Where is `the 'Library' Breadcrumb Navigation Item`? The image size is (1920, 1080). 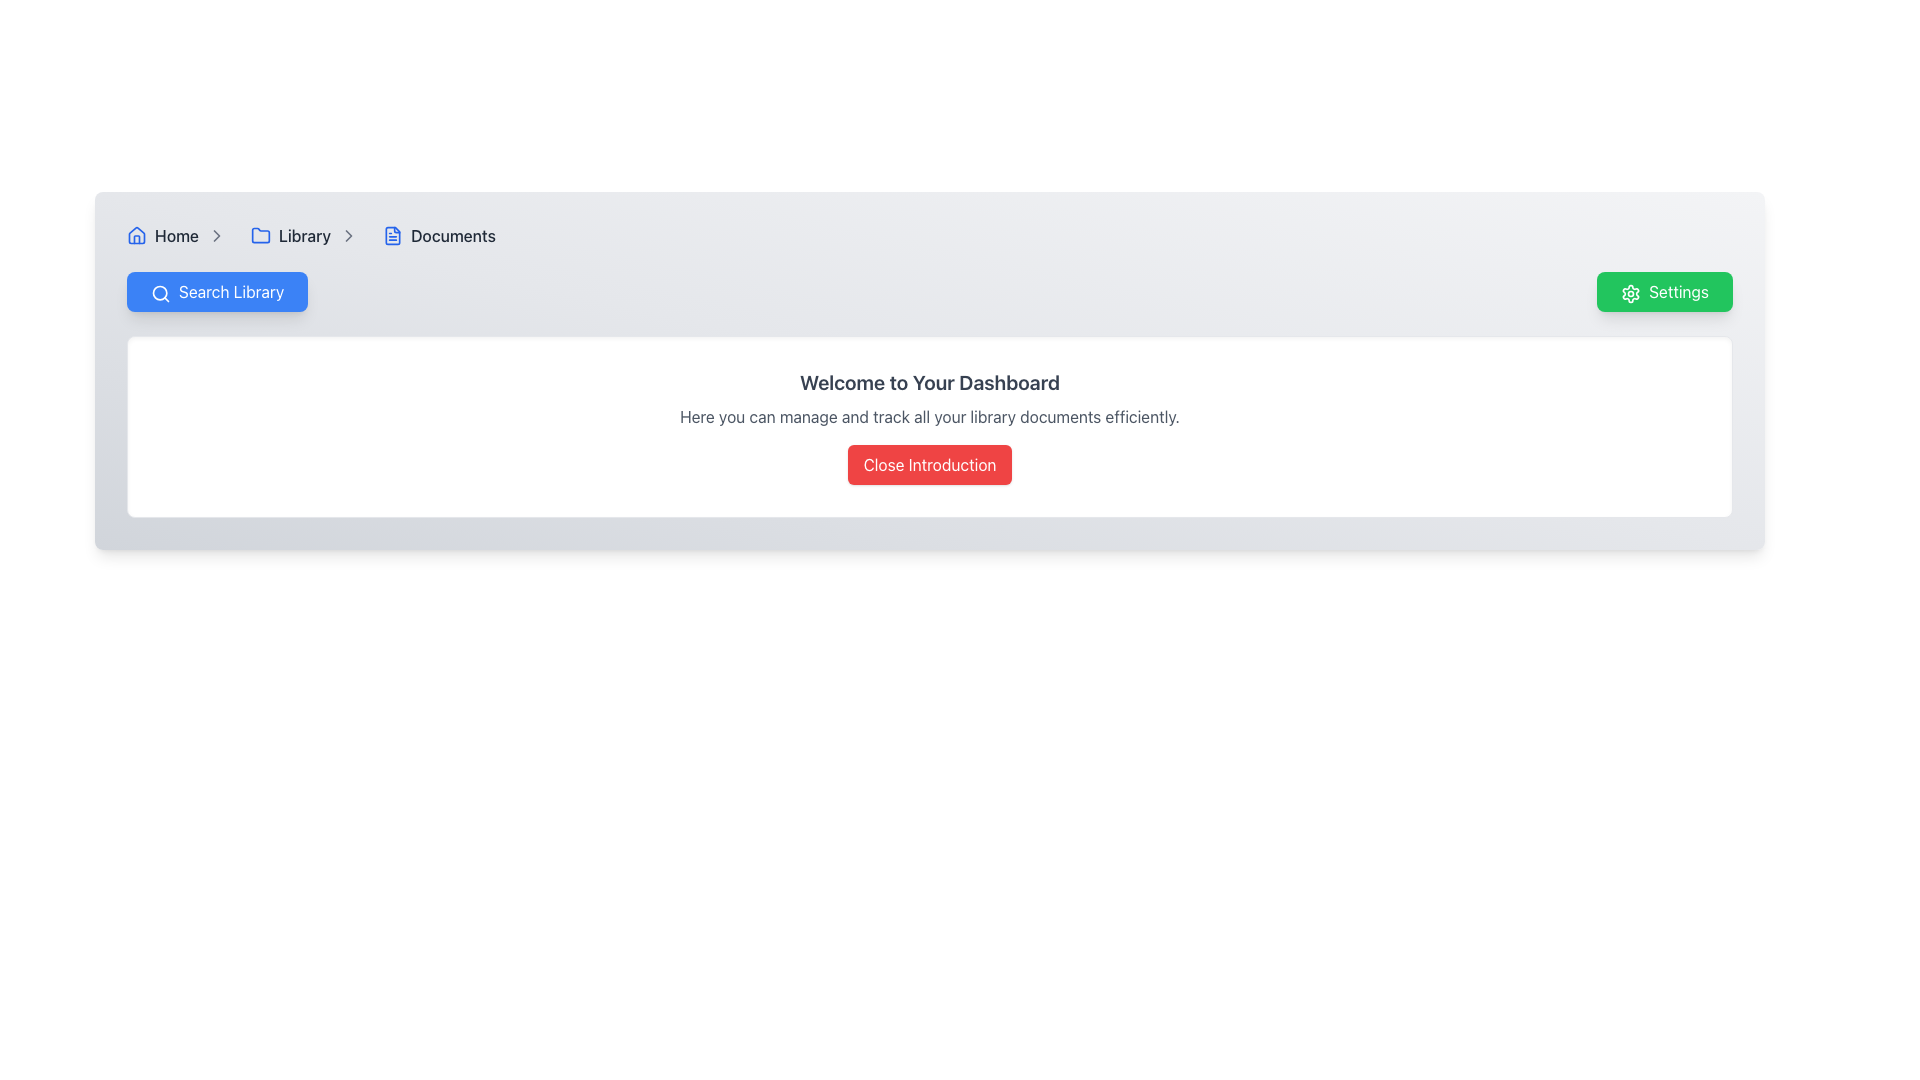 the 'Library' Breadcrumb Navigation Item is located at coordinates (308, 234).